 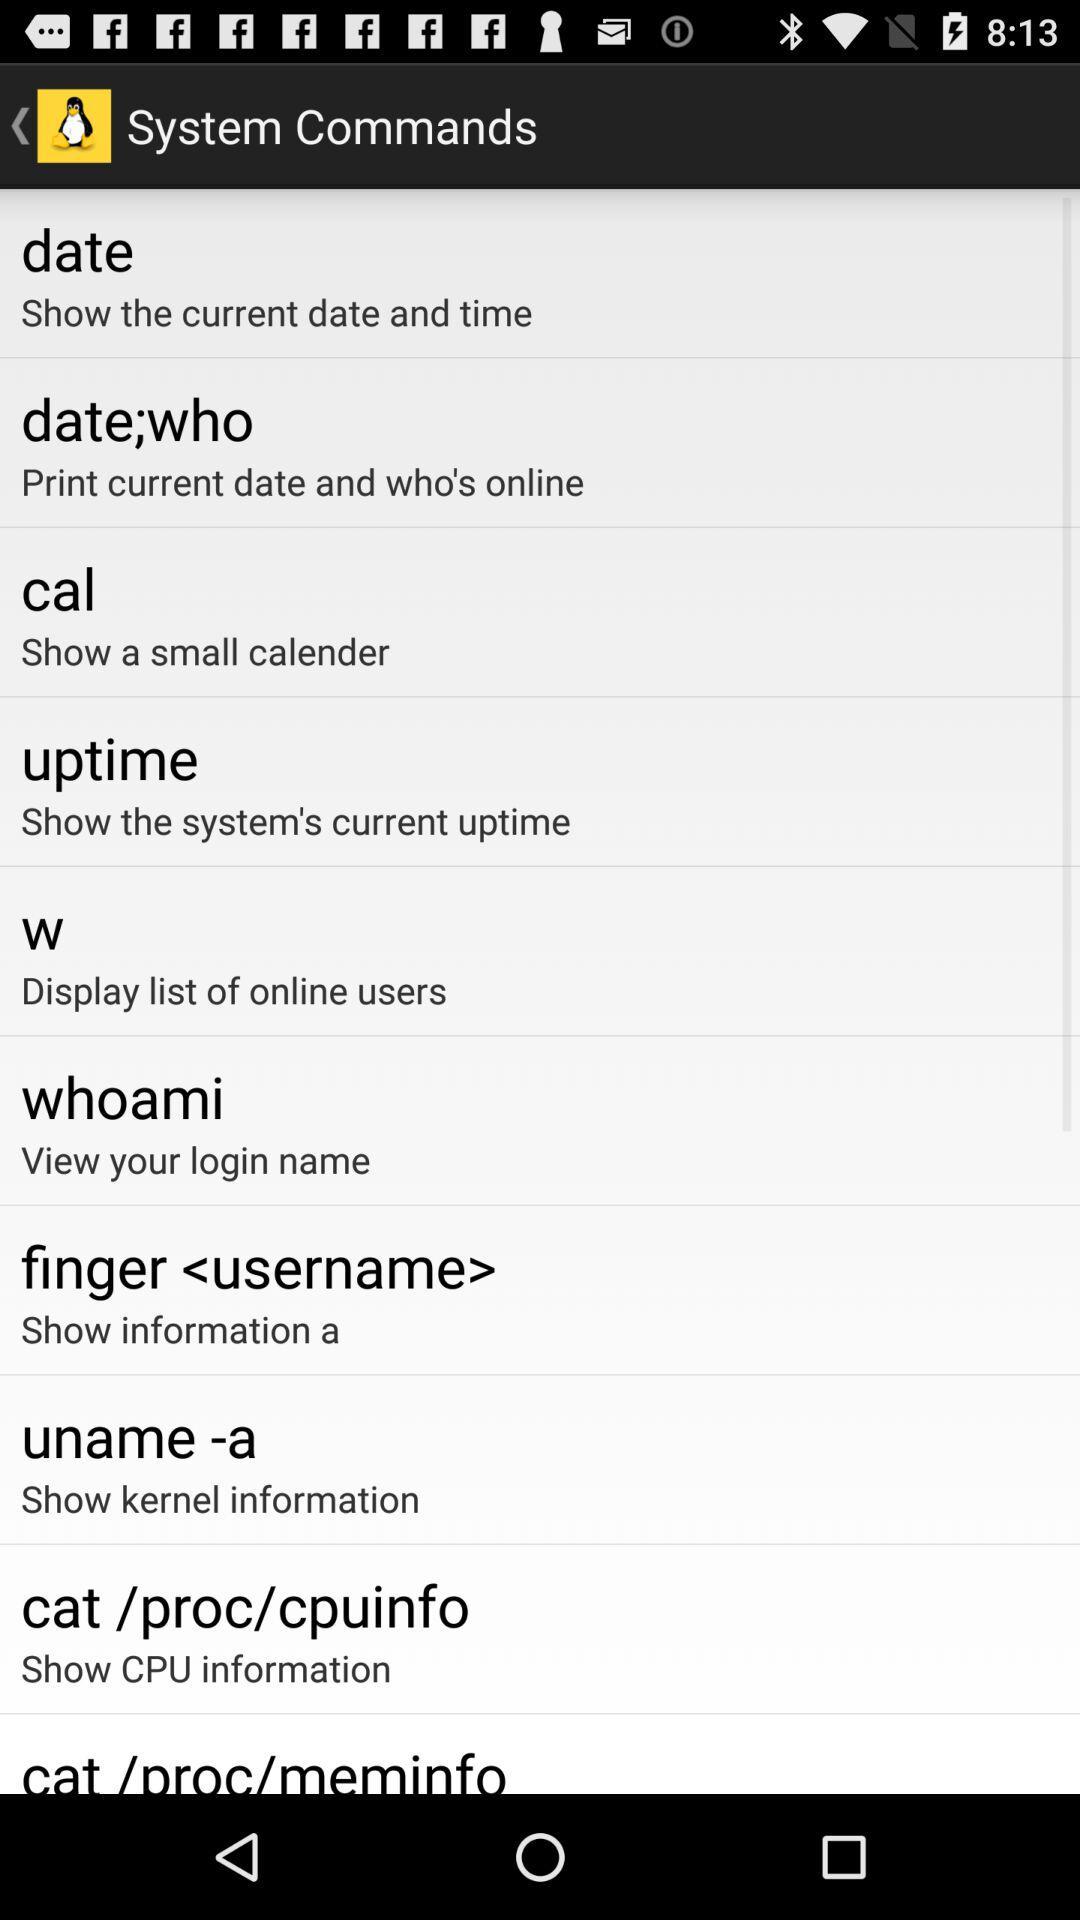 What do you see at coordinates (540, 1434) in the screenshot?
I see `the uname -a item` at bounding box center [540, 1434].